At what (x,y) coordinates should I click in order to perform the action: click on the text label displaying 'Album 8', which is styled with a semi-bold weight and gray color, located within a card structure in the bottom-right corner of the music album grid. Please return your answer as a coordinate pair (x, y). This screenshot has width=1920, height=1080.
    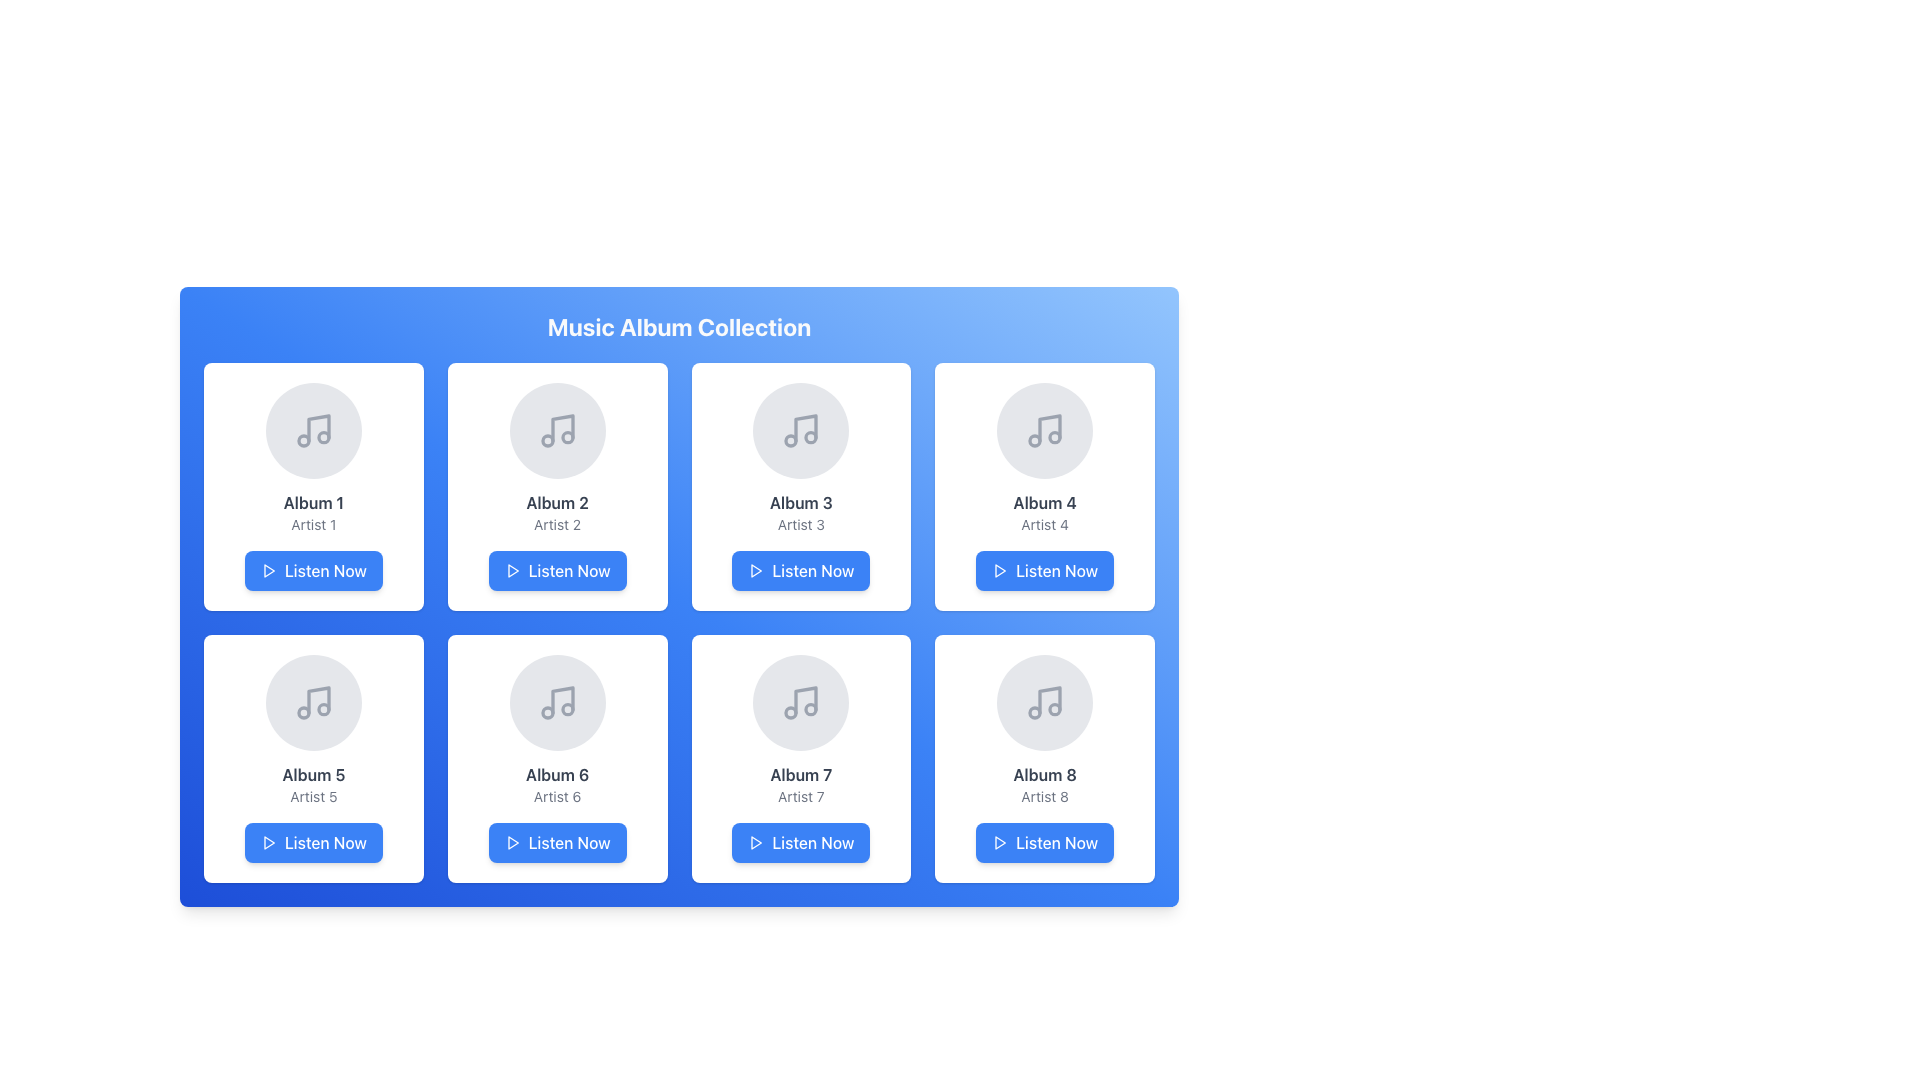
    Looking at the image, I should click on (1044, 774).